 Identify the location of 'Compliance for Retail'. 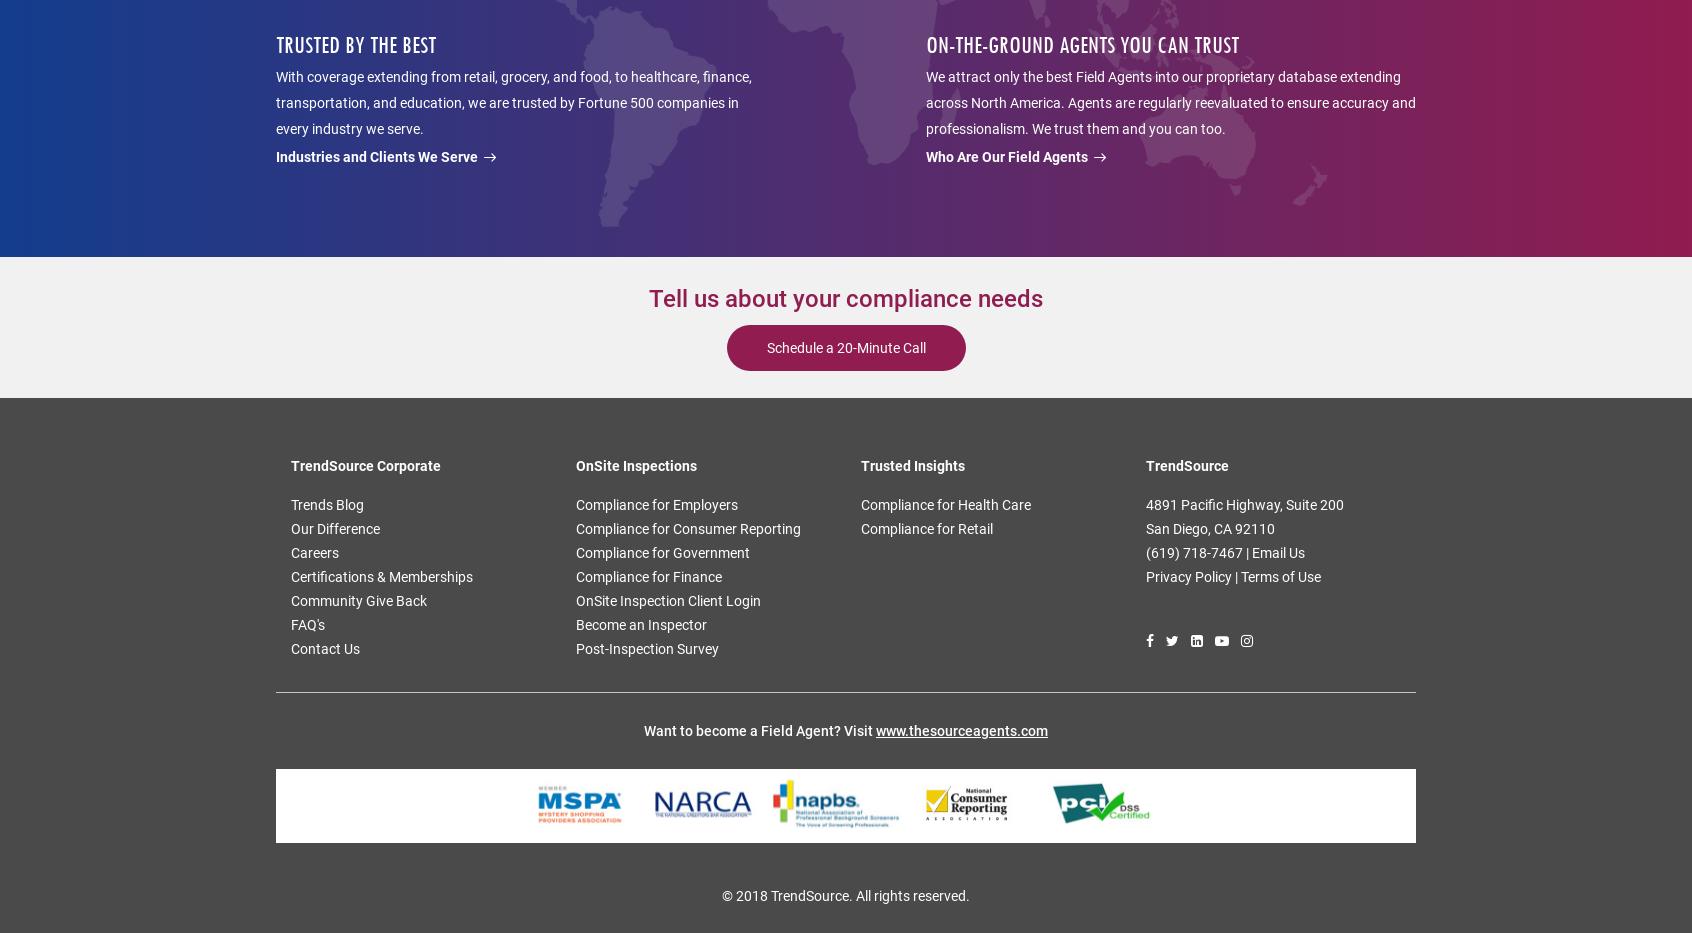
(927, 526).